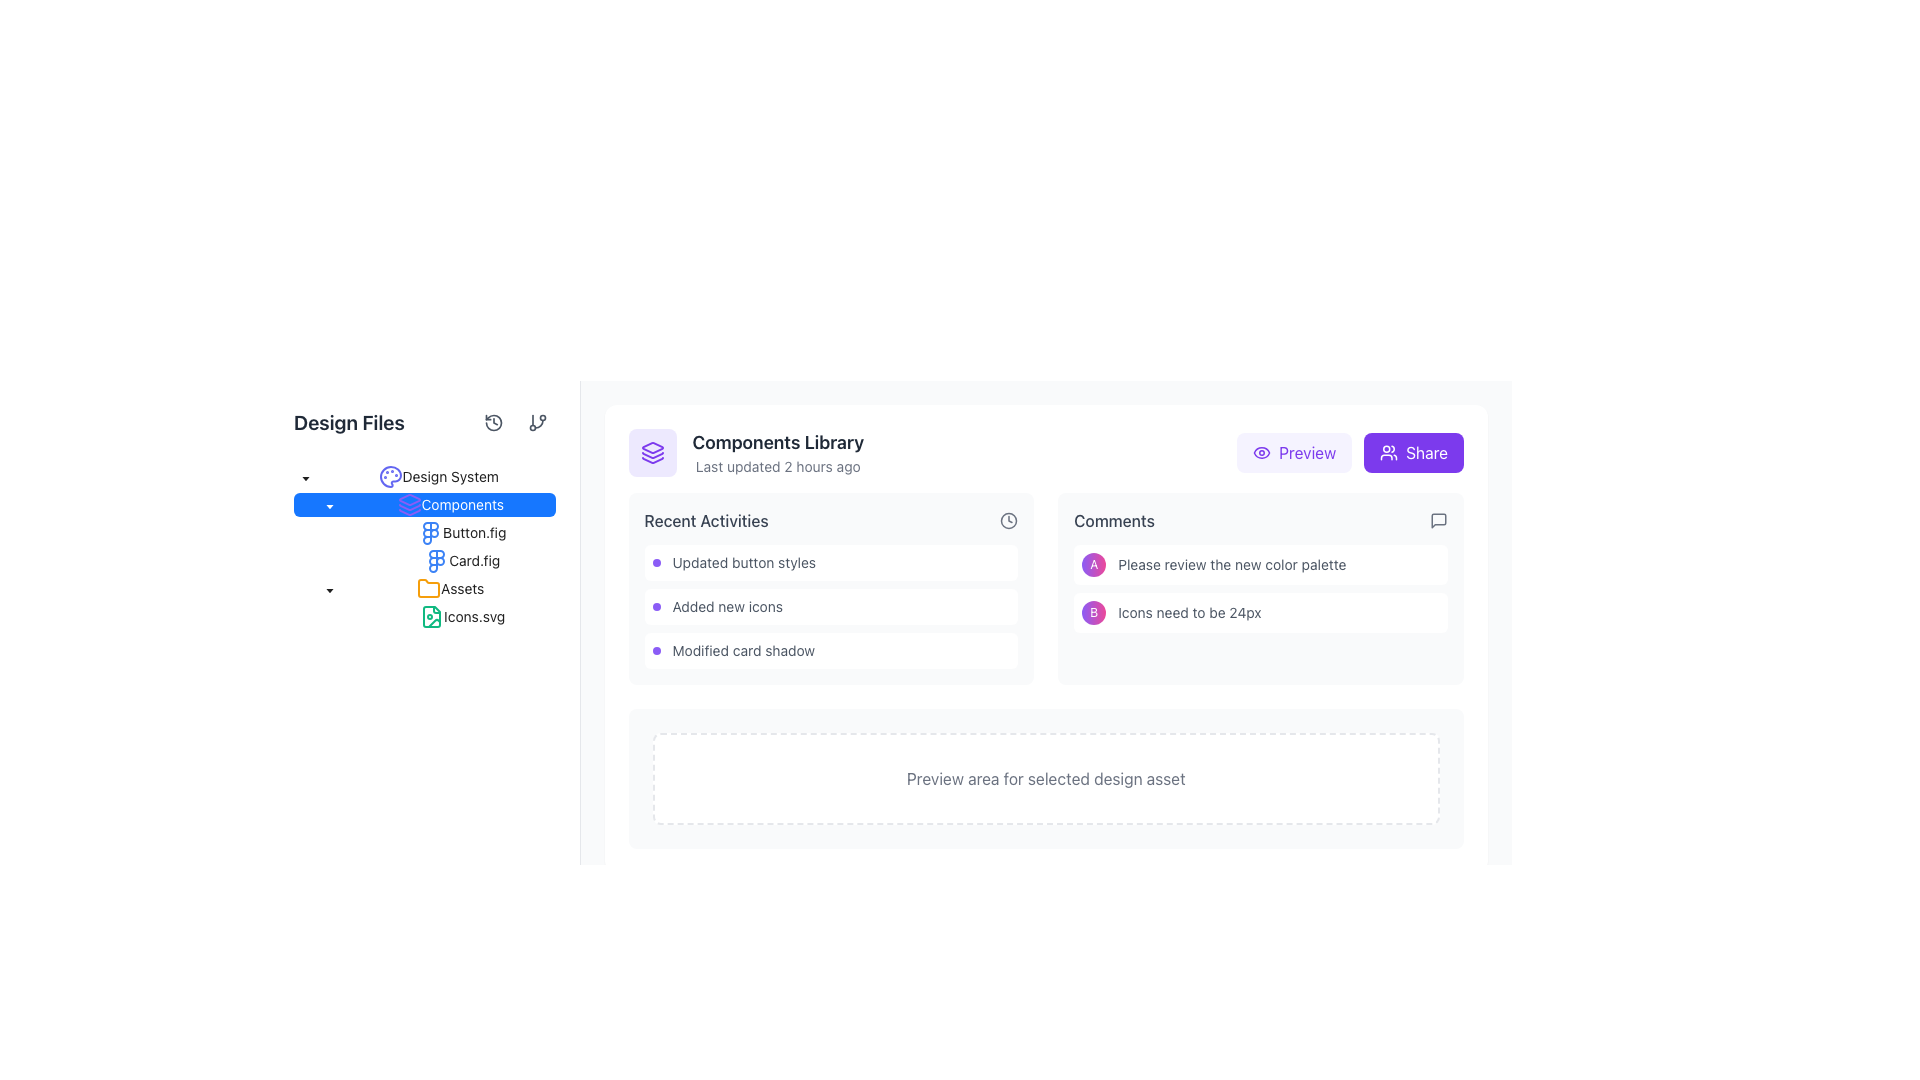 Image resolution: width=1920 pixels, height=1080 pixels. What do you see at coordinates (354, 531) in the screenshot?
I see `the small square button located next to 'Button.fig' in the file tree view, which is styled minimally and appears to be a placeholder` at bounding box center [354, 531].